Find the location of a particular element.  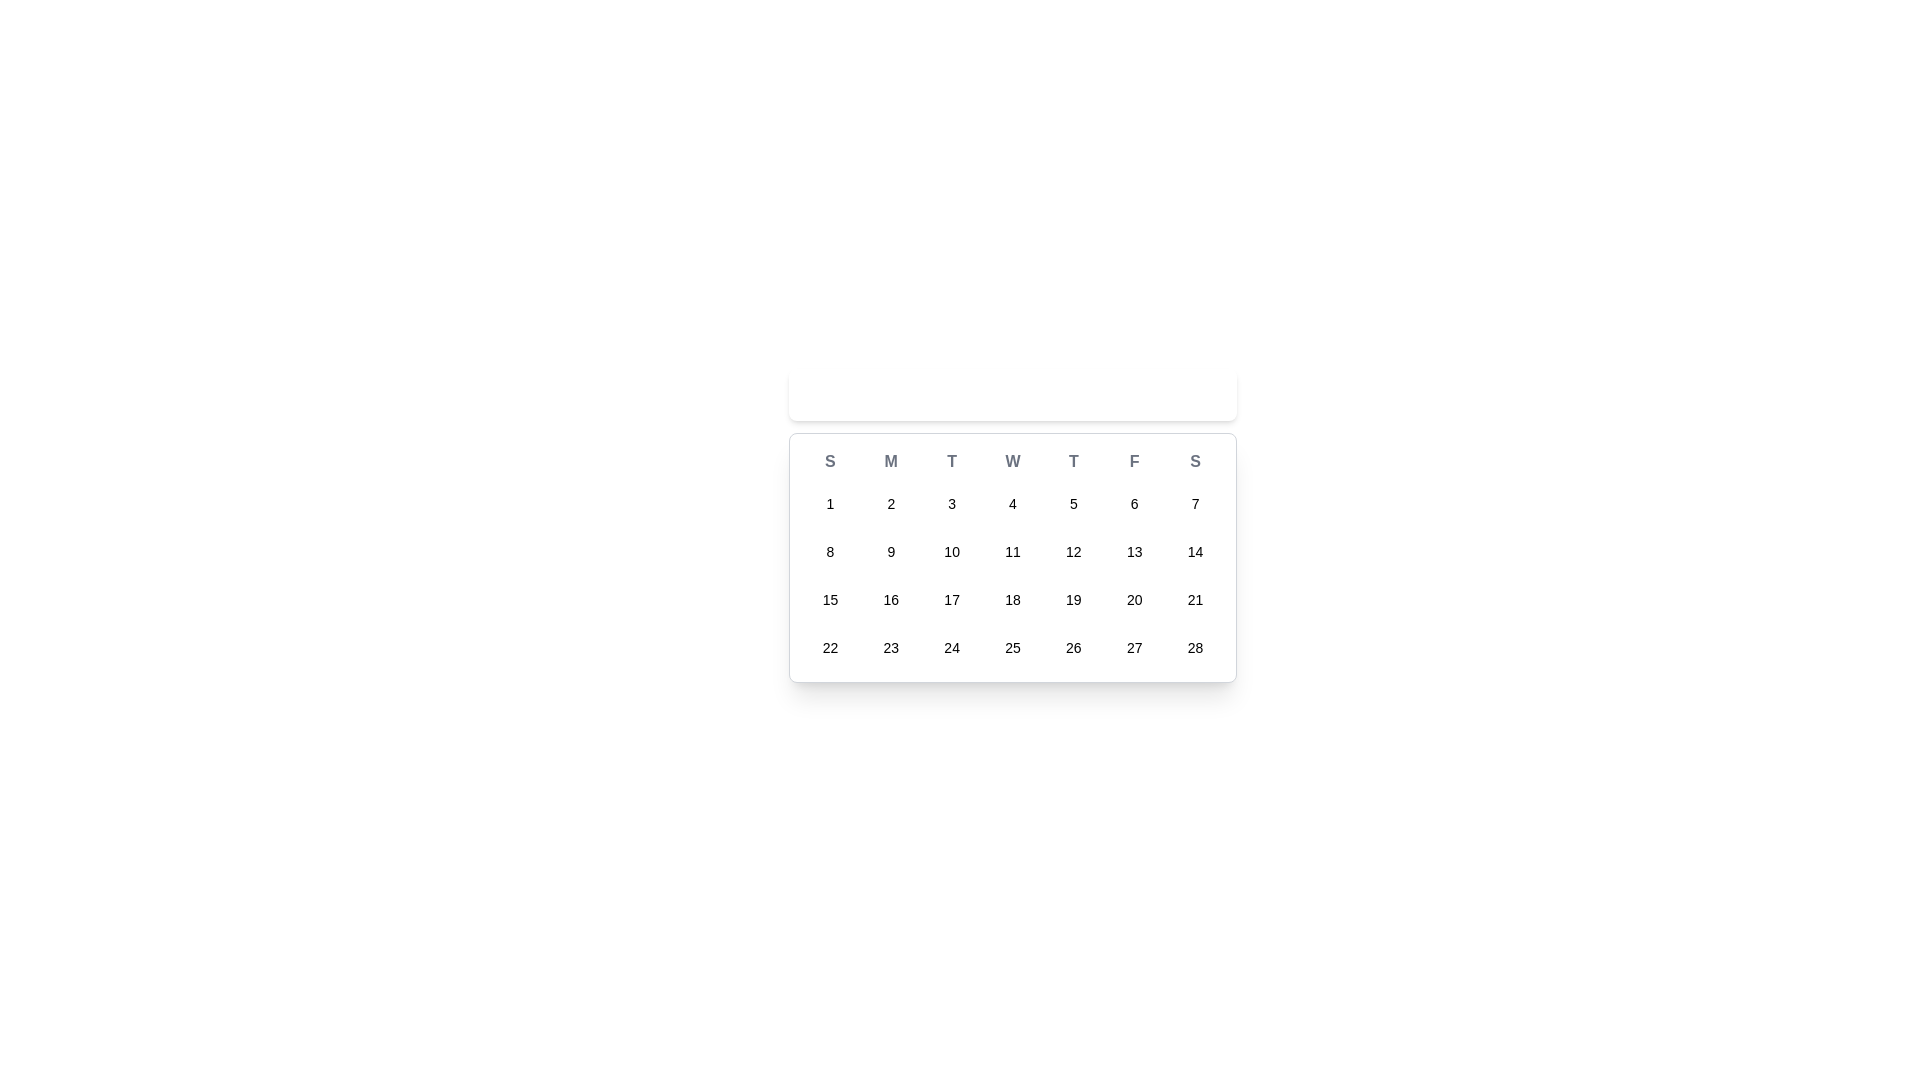

the calendar cell displaying the number '15' is located at coordinates (830, 599).